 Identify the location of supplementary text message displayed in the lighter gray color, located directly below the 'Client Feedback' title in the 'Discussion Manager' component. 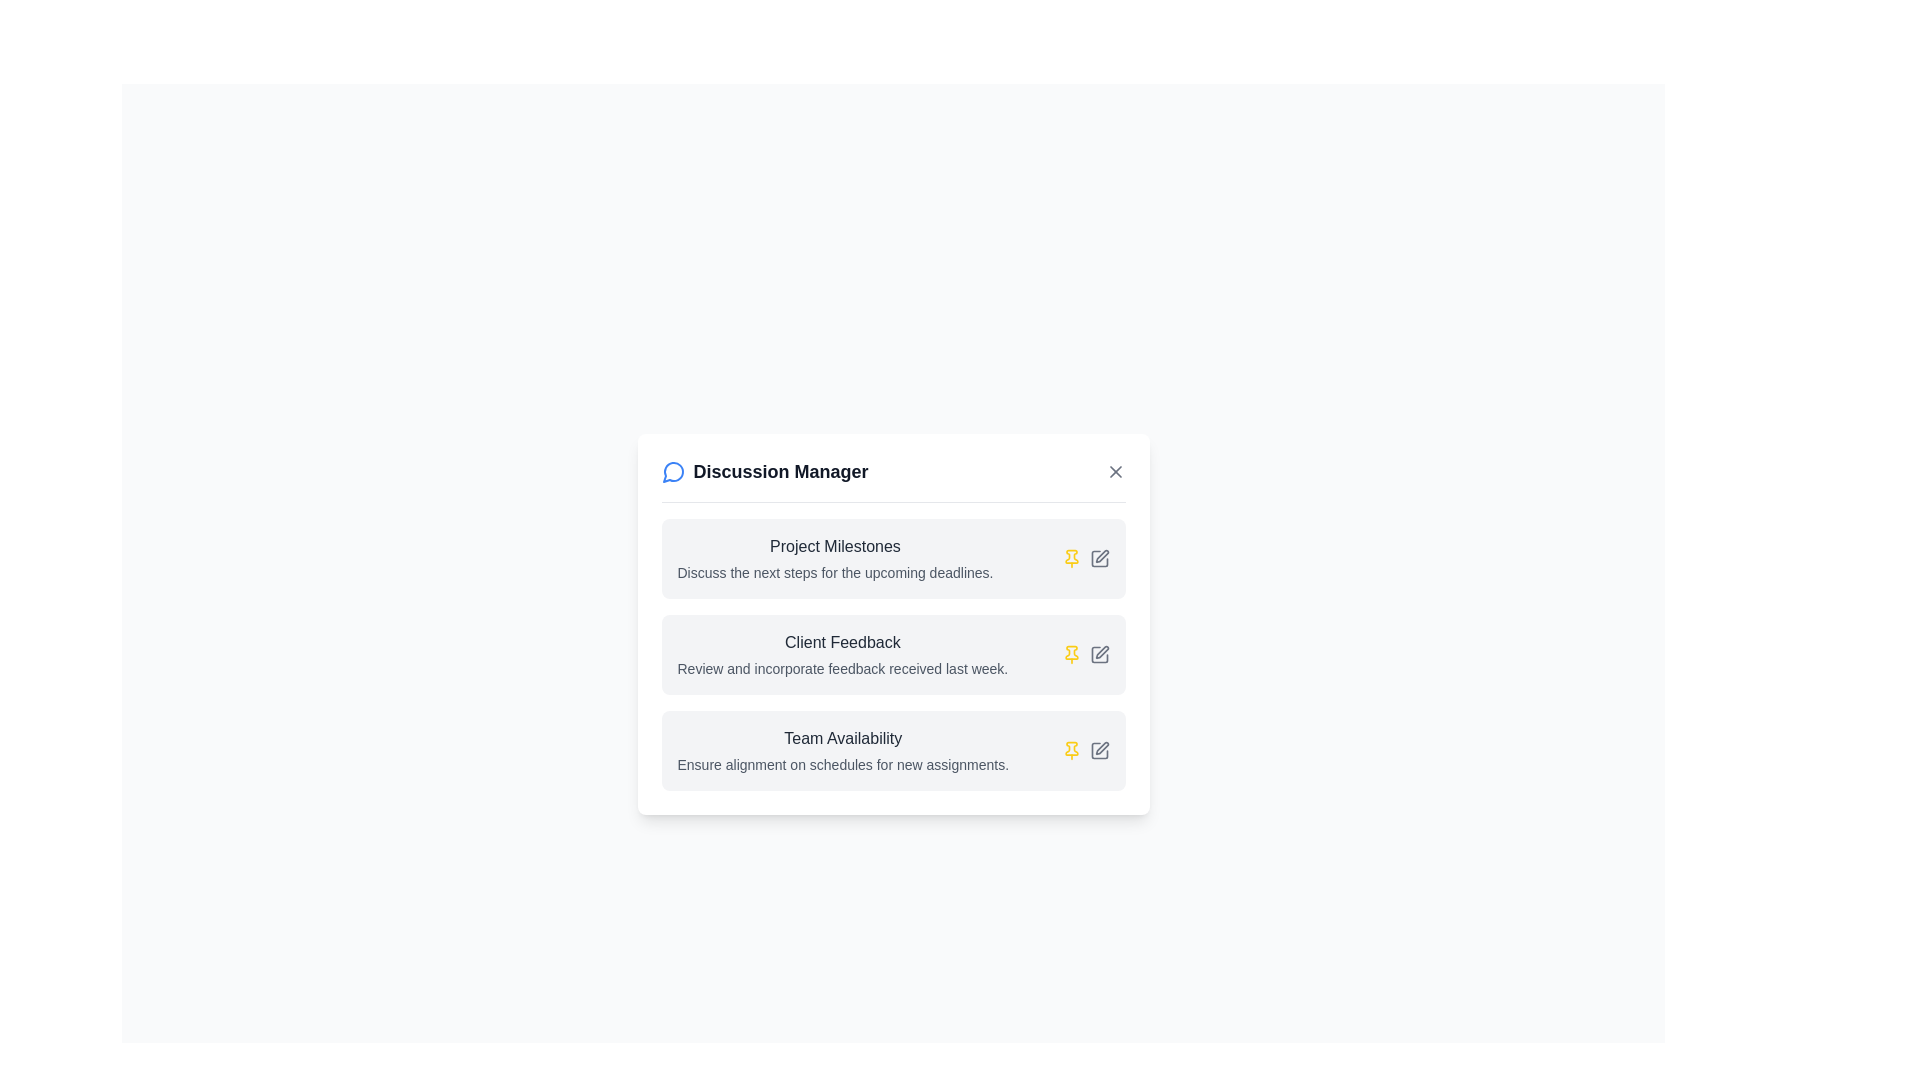
(842, 668).